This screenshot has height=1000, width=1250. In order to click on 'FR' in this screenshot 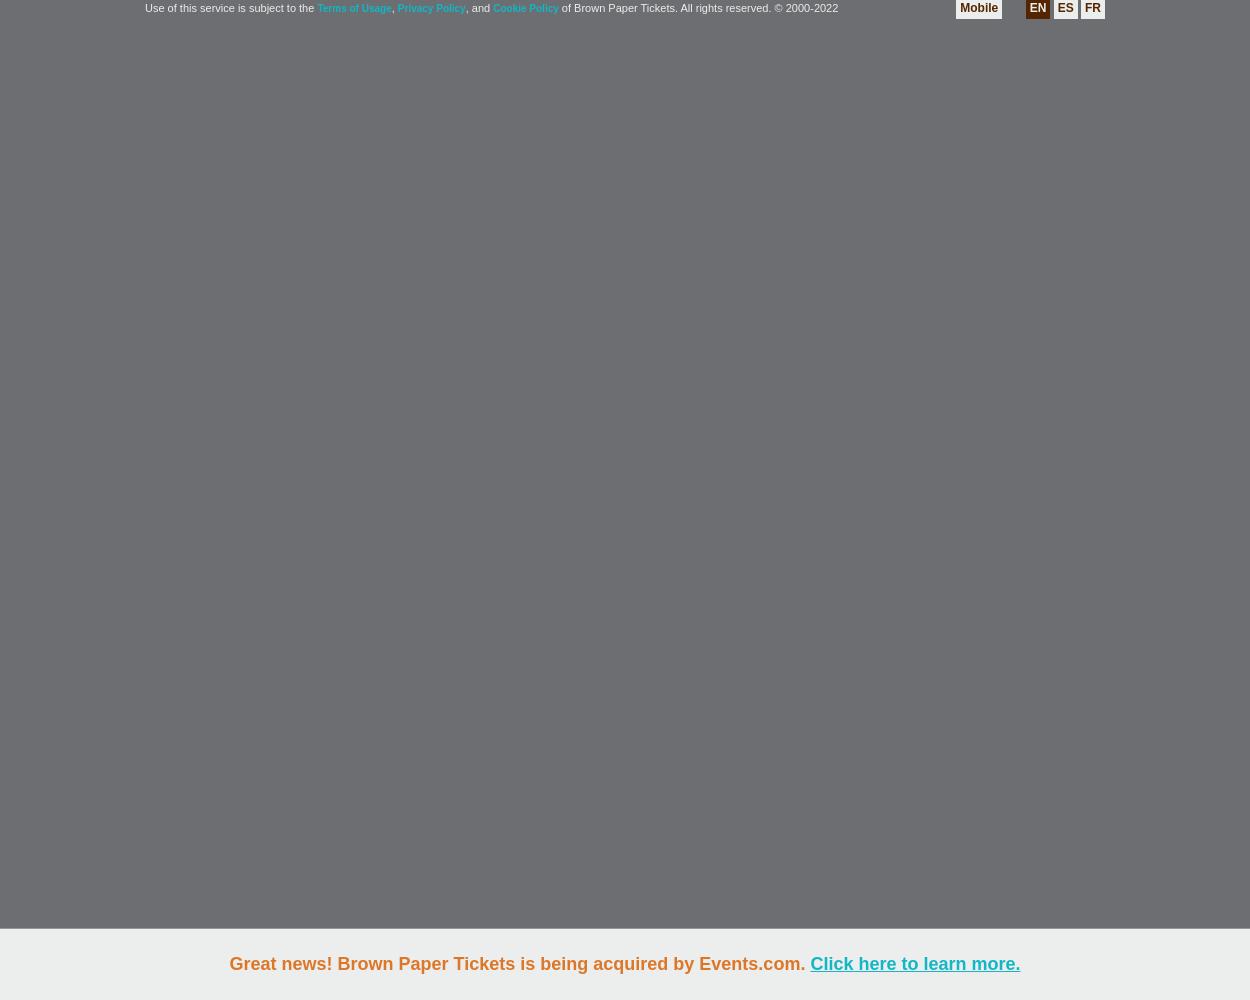, I will do `click(1092, 8)`.